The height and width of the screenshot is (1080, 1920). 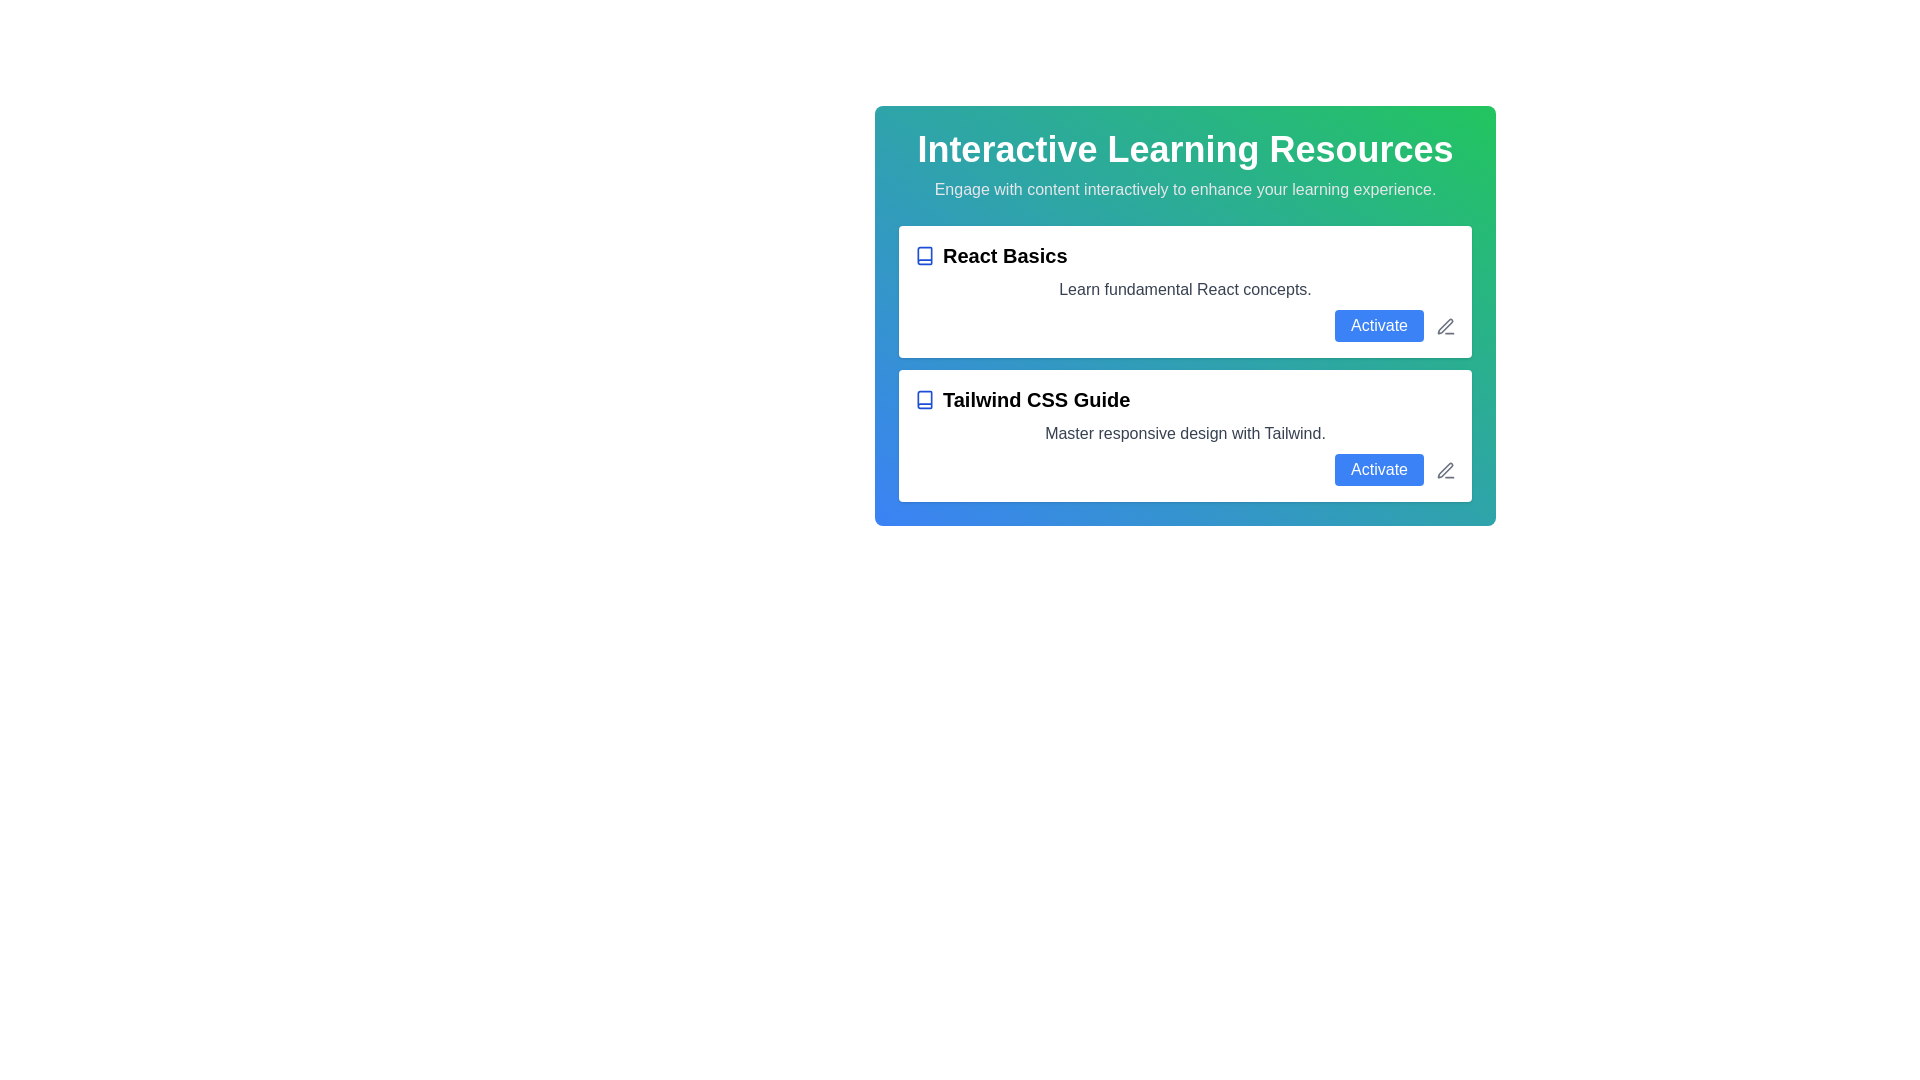 What do you see at coordinates (1185, 149) in the screenshot?
I see `the header text that indicates the purpose or theme of the interface section, located above the subtitle 'Engage with content interactively to enhance your learning experience.'` at bounding box center [1185, 149].